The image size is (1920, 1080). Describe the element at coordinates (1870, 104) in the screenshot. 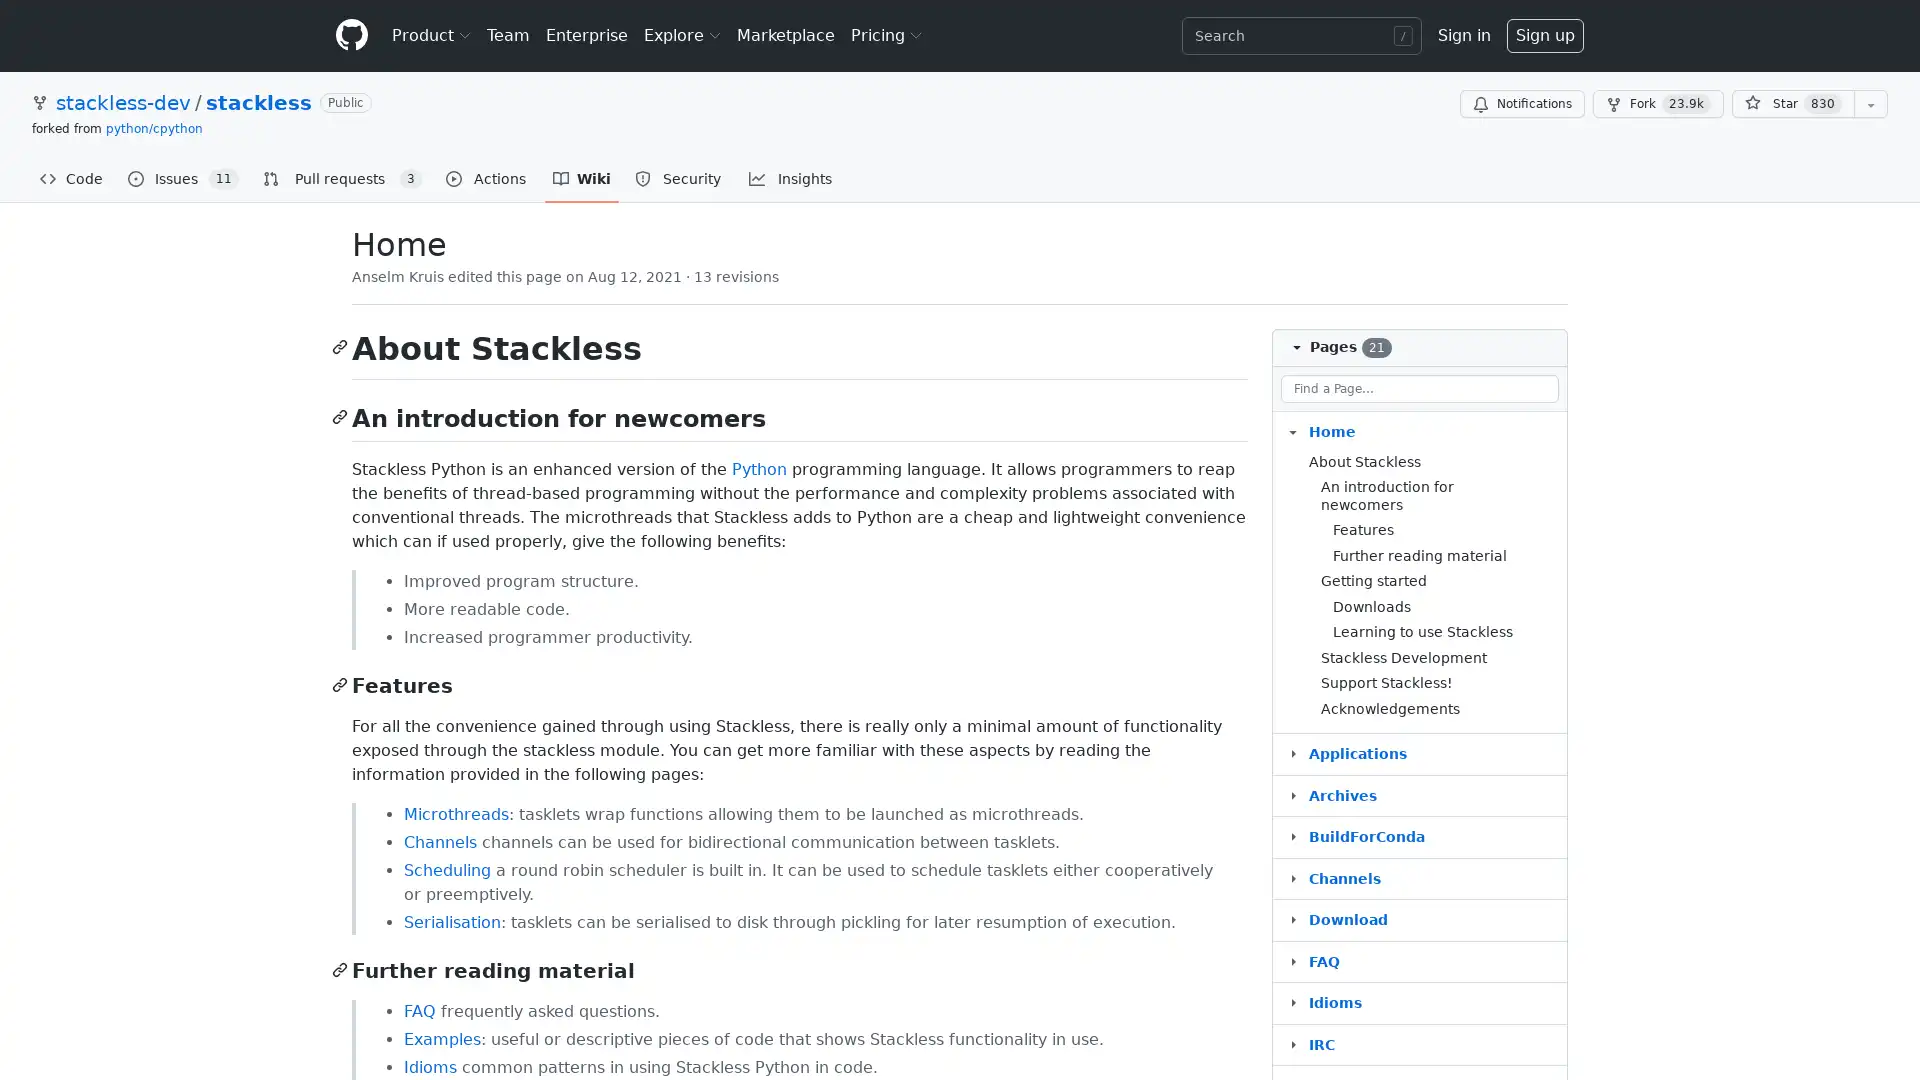

I see `You must be signed in to add this repository to a list` at that location.